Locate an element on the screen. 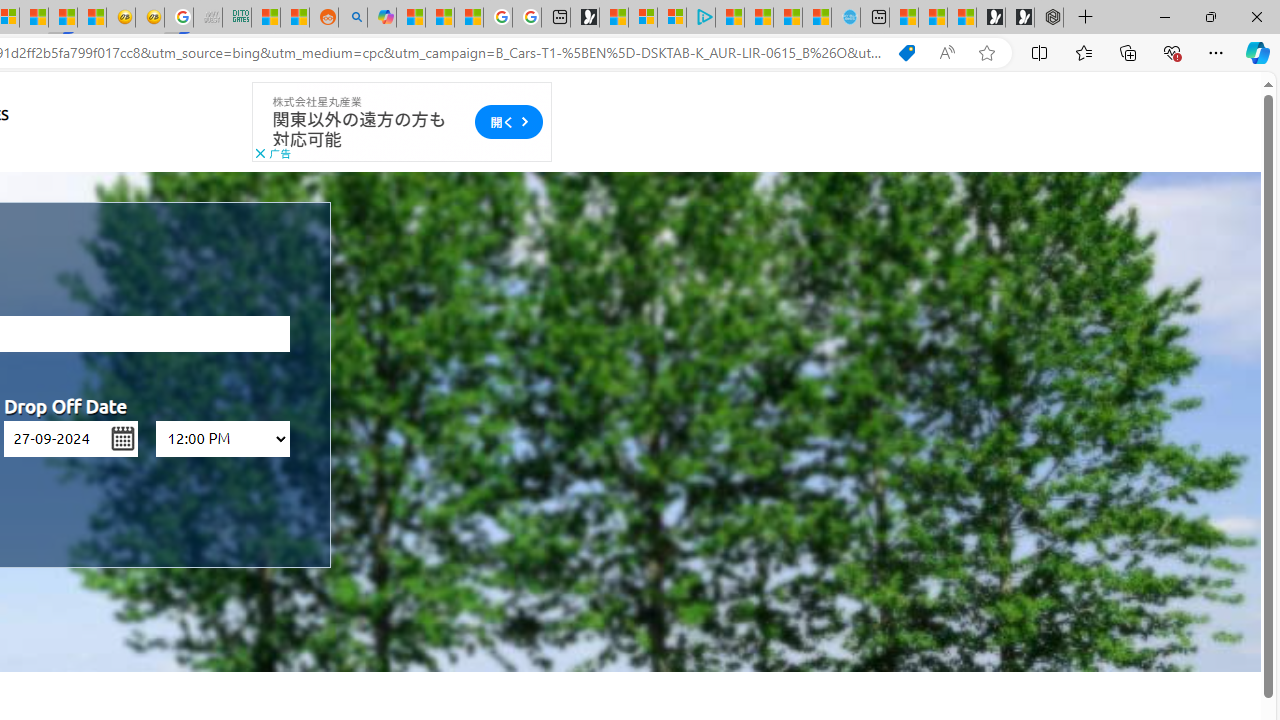 Image resolution: width=1280 pixels, height=720 pixels. 'mm/dd/yy' is located at coordinates (71, 437).